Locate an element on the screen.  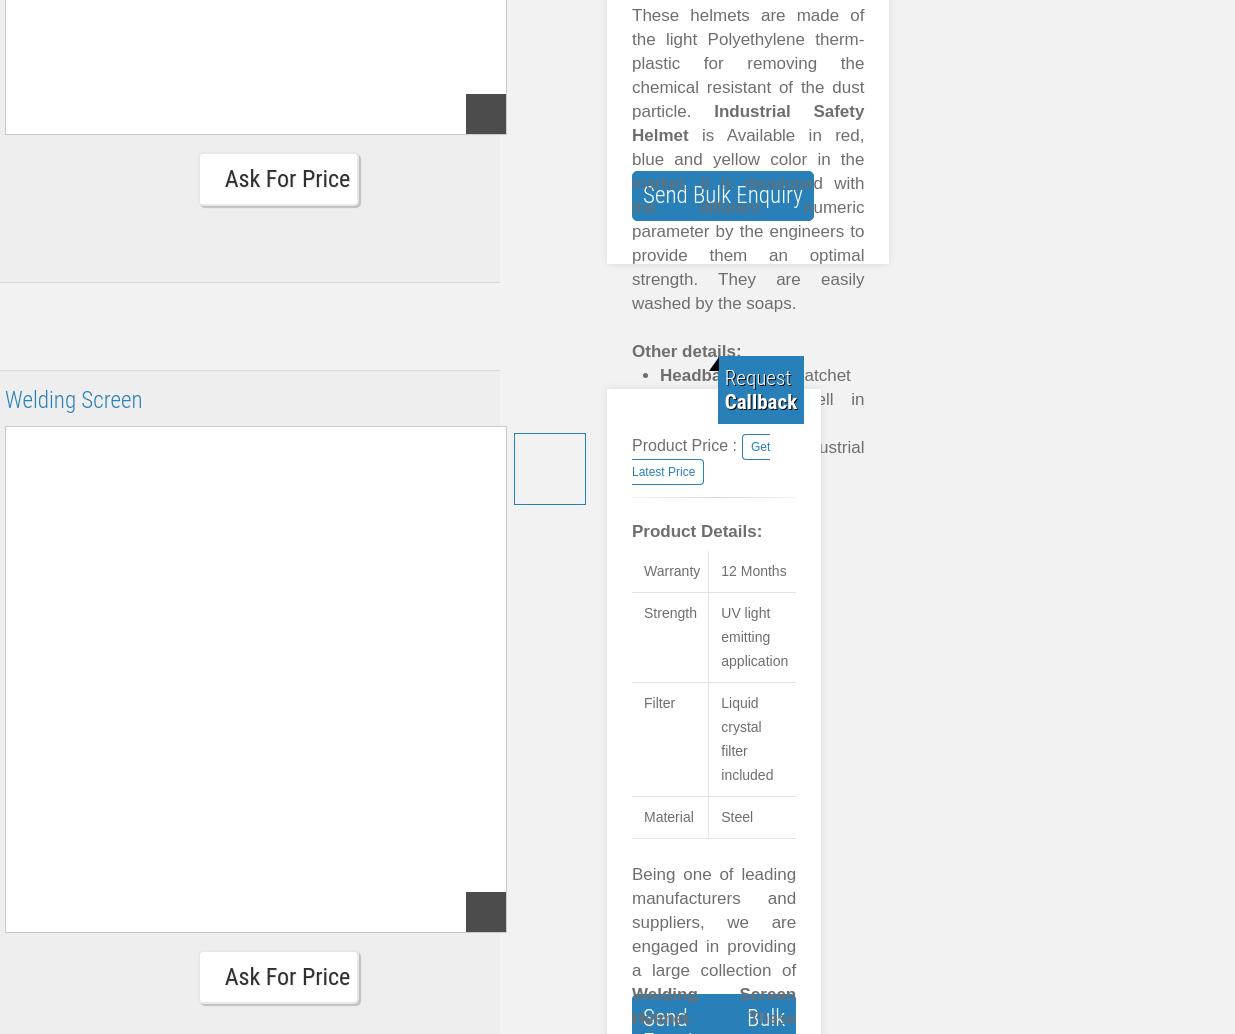
'Warranty' is located at coordinates (671, 570).